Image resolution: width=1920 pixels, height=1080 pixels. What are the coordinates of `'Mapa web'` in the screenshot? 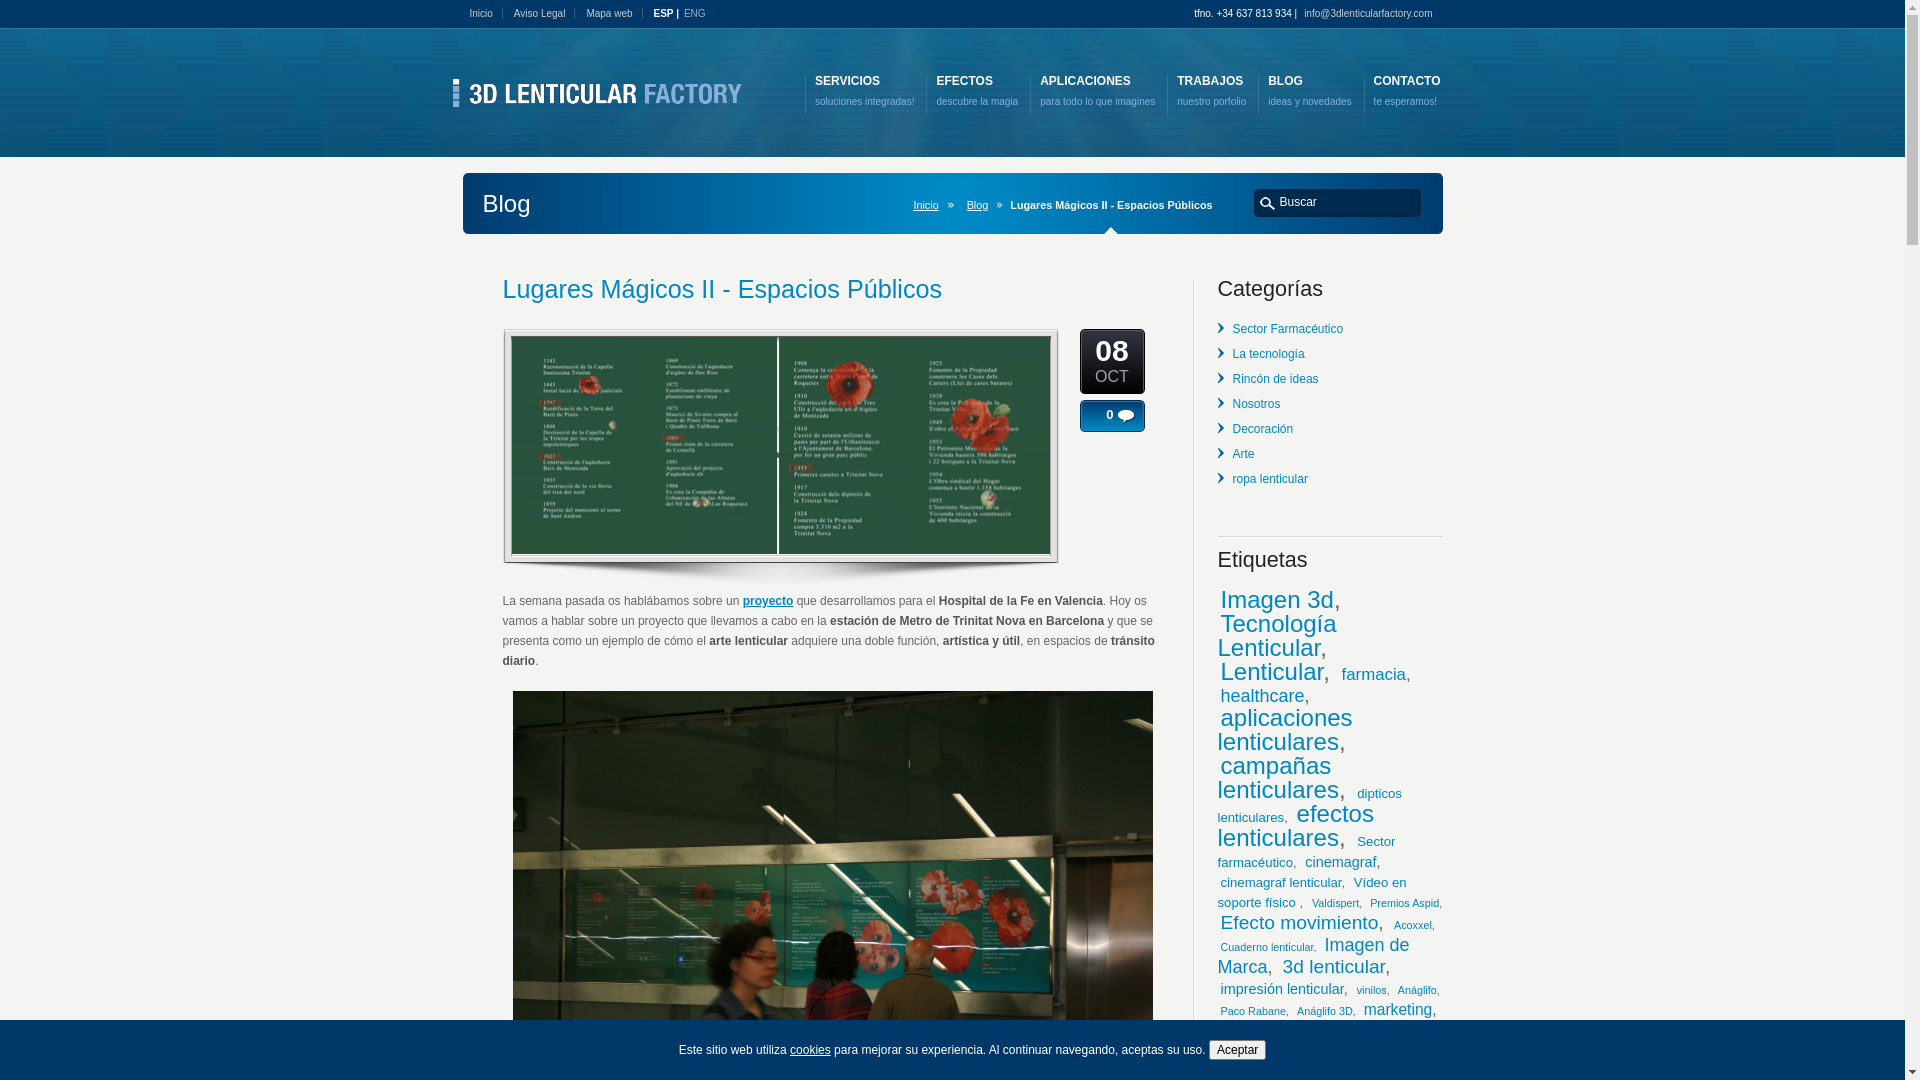 It's located at (613, 13).